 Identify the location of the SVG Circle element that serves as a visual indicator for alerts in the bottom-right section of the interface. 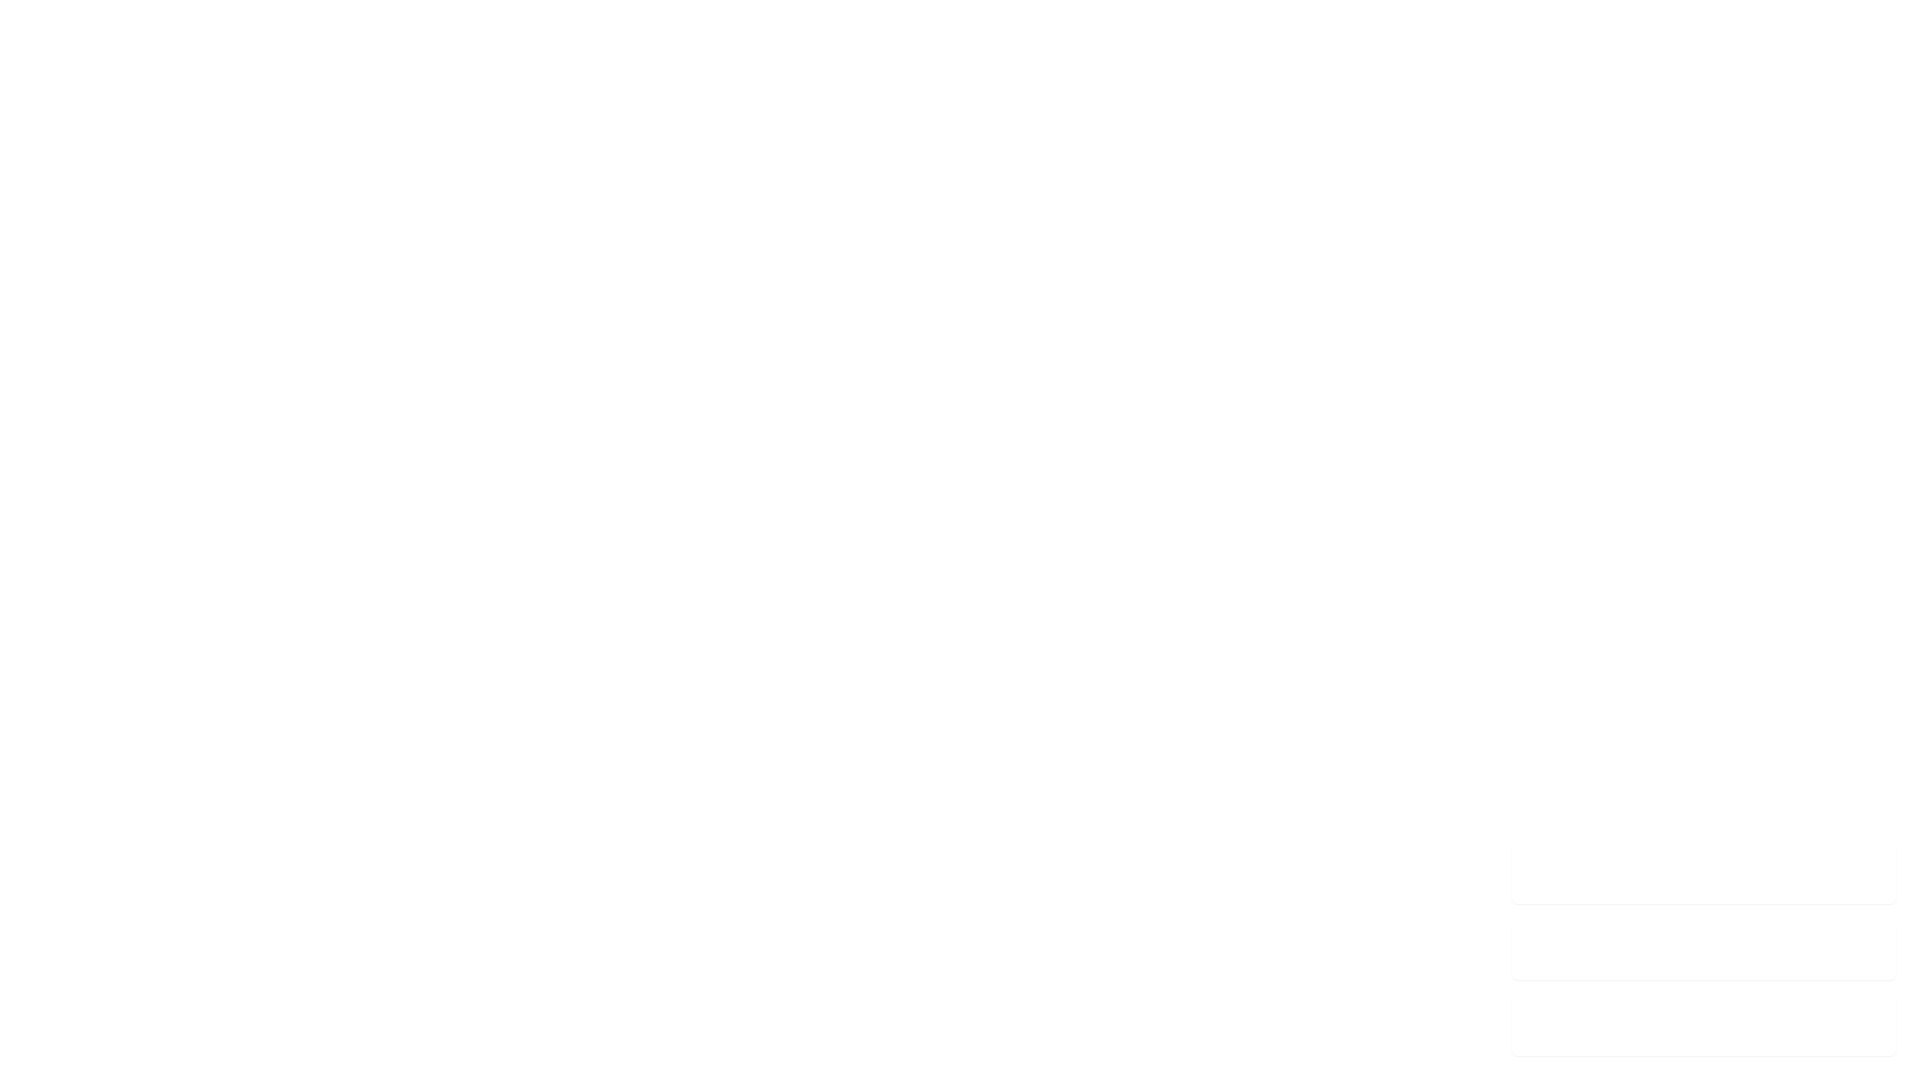
(1533, 1026).